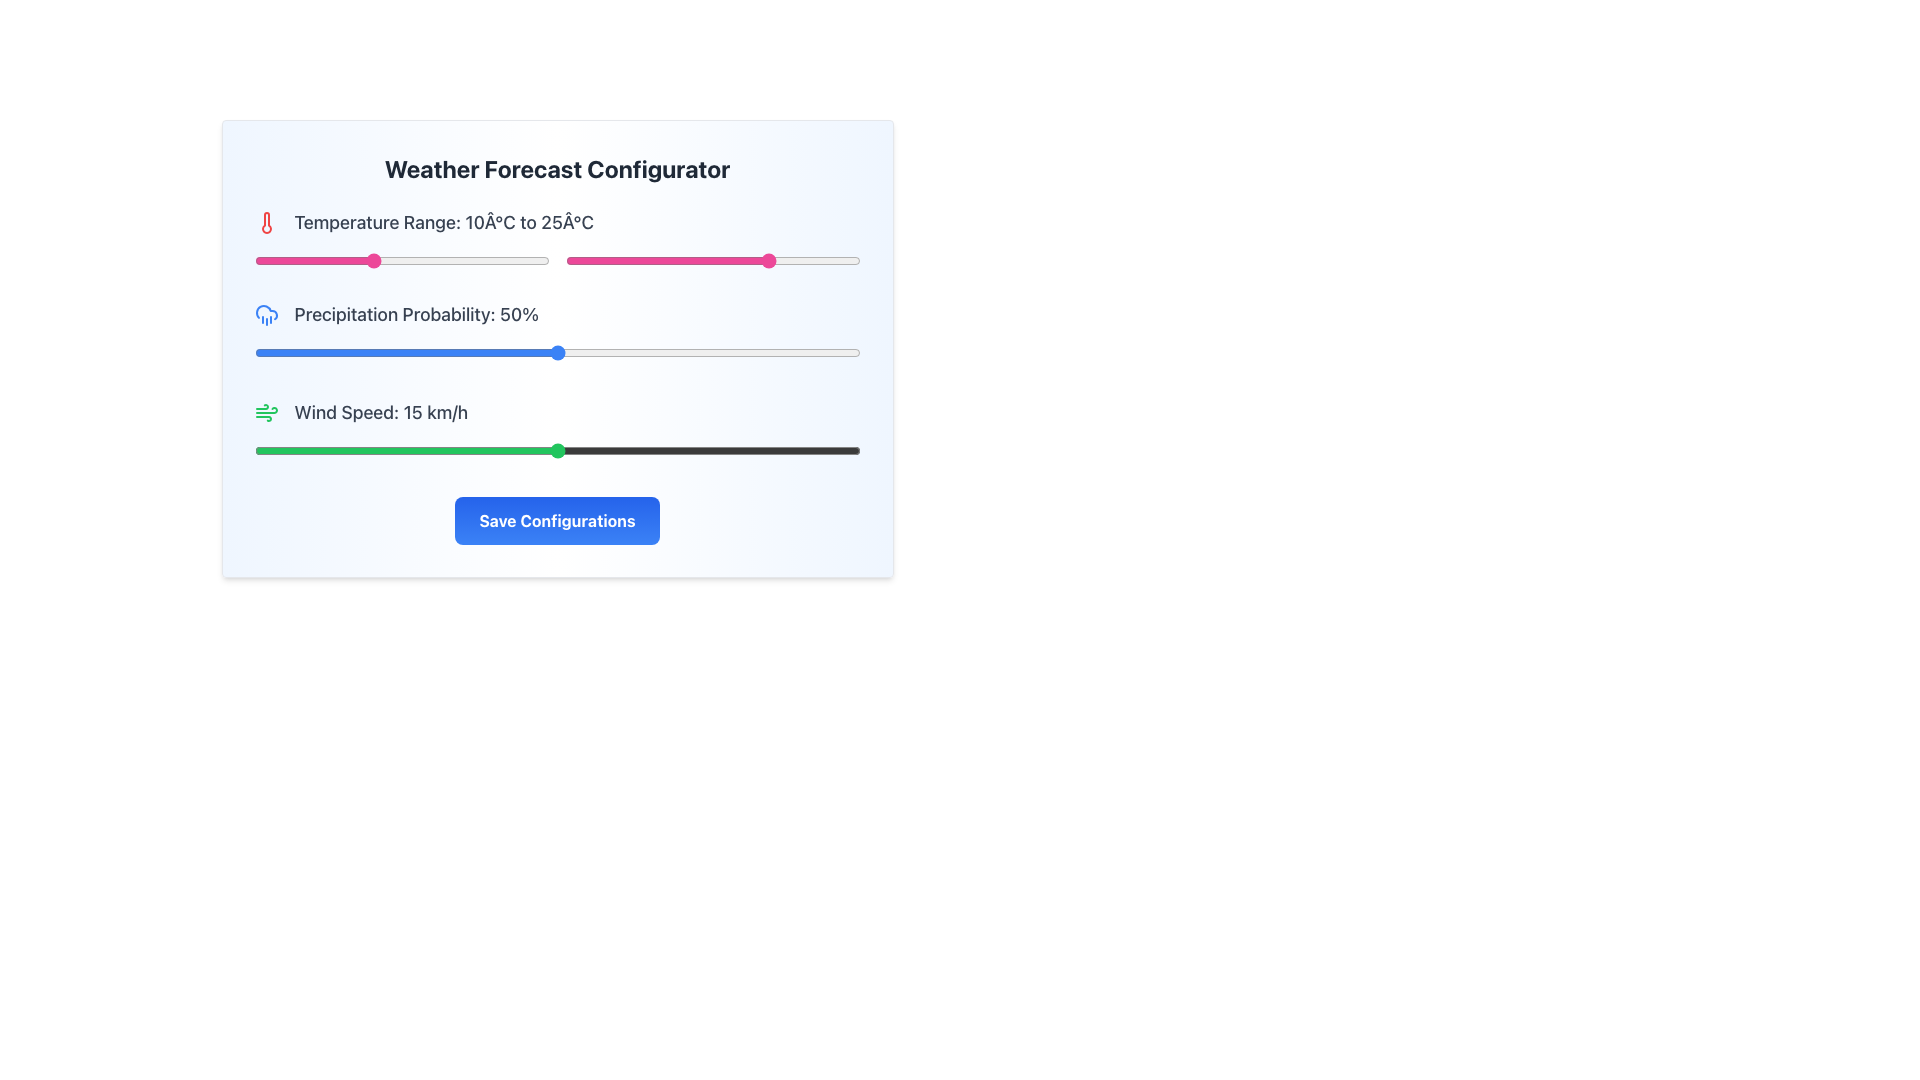  Describe the element at coordinates (318, 260) in the screenshot. I see `the slider value` at that location.